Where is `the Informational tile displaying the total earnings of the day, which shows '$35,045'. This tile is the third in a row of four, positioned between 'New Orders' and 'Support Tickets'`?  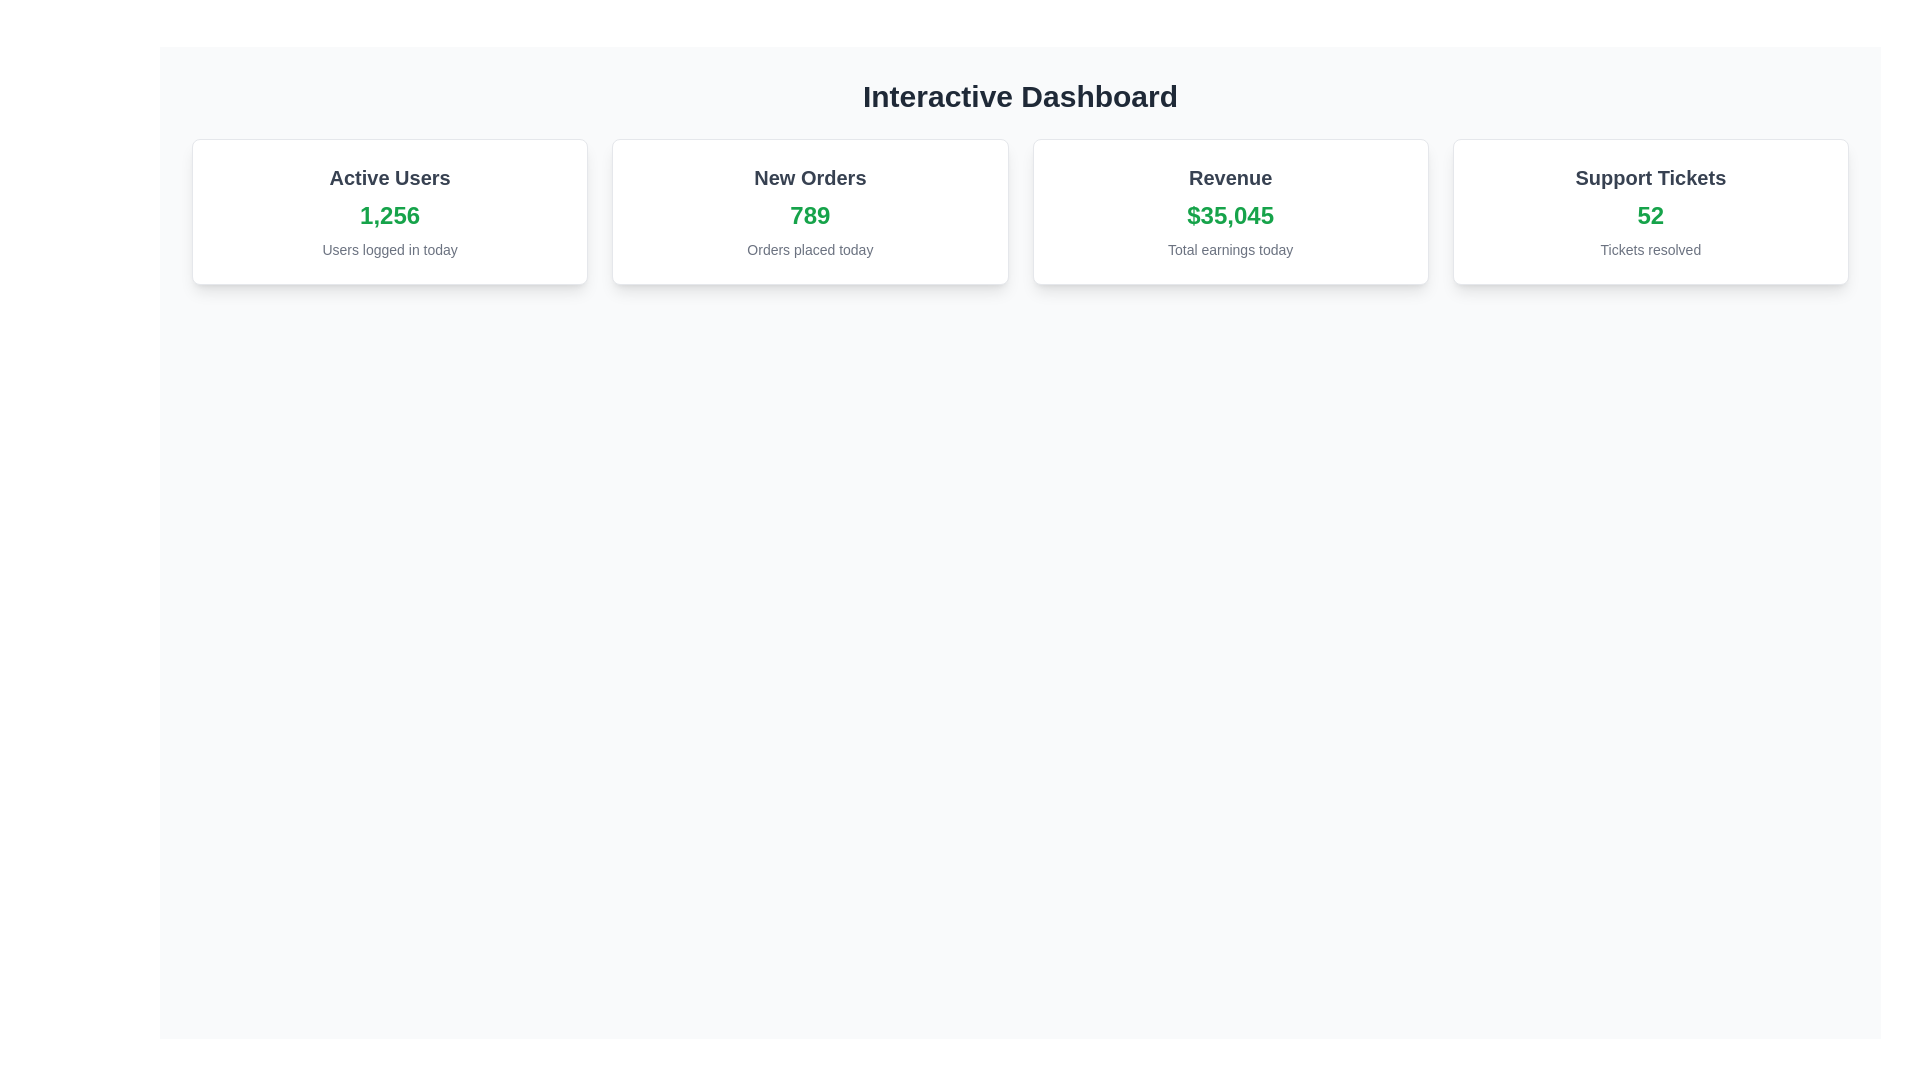
the Informational tile displaying the total earnings of the day, which shows '$35,045'. This tile is the third in a row of four, positioned between 'New Orders' and 'Support Tickets' is located at coordinates (1229, 212).